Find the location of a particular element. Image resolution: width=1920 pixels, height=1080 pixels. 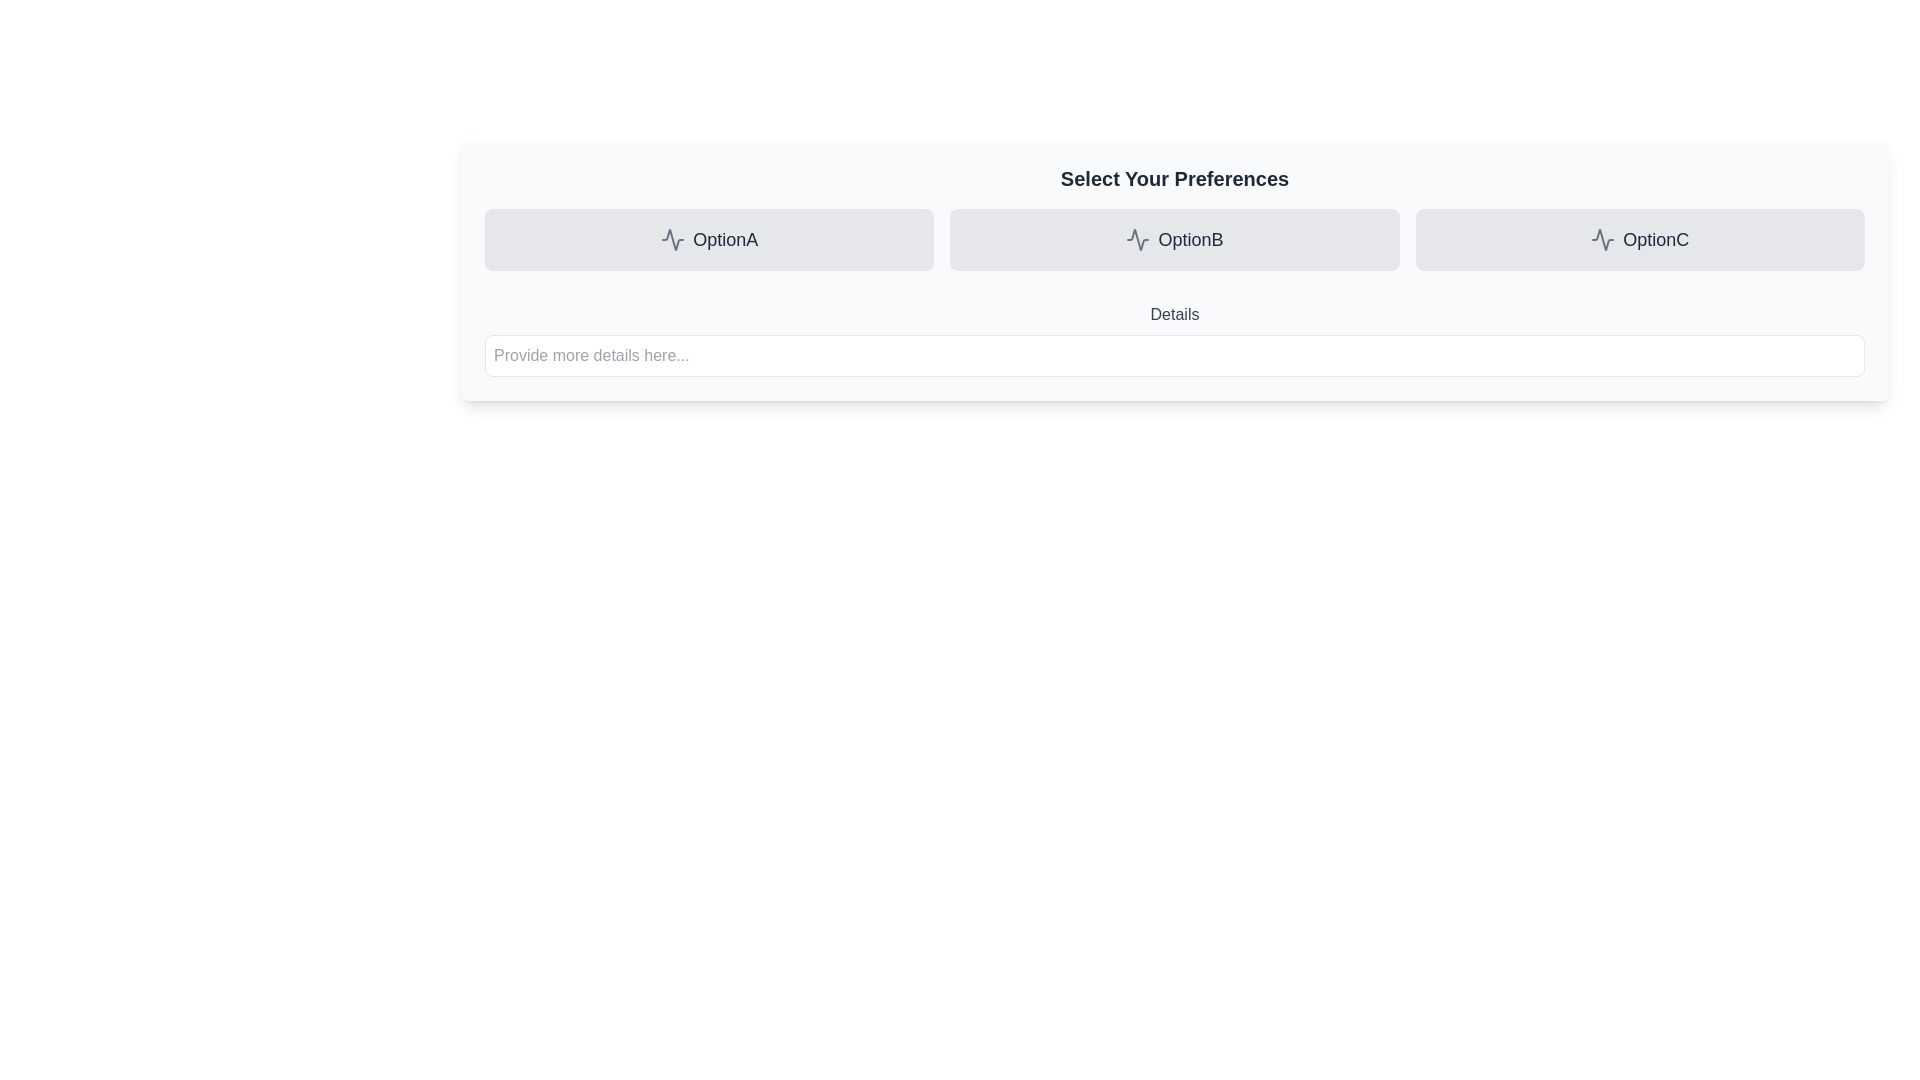

the button that allows users to select 'OptionB' within a group of three choices, positioned between 'OptionA' and 'OptionC' is located at coordinates (1175, 238).